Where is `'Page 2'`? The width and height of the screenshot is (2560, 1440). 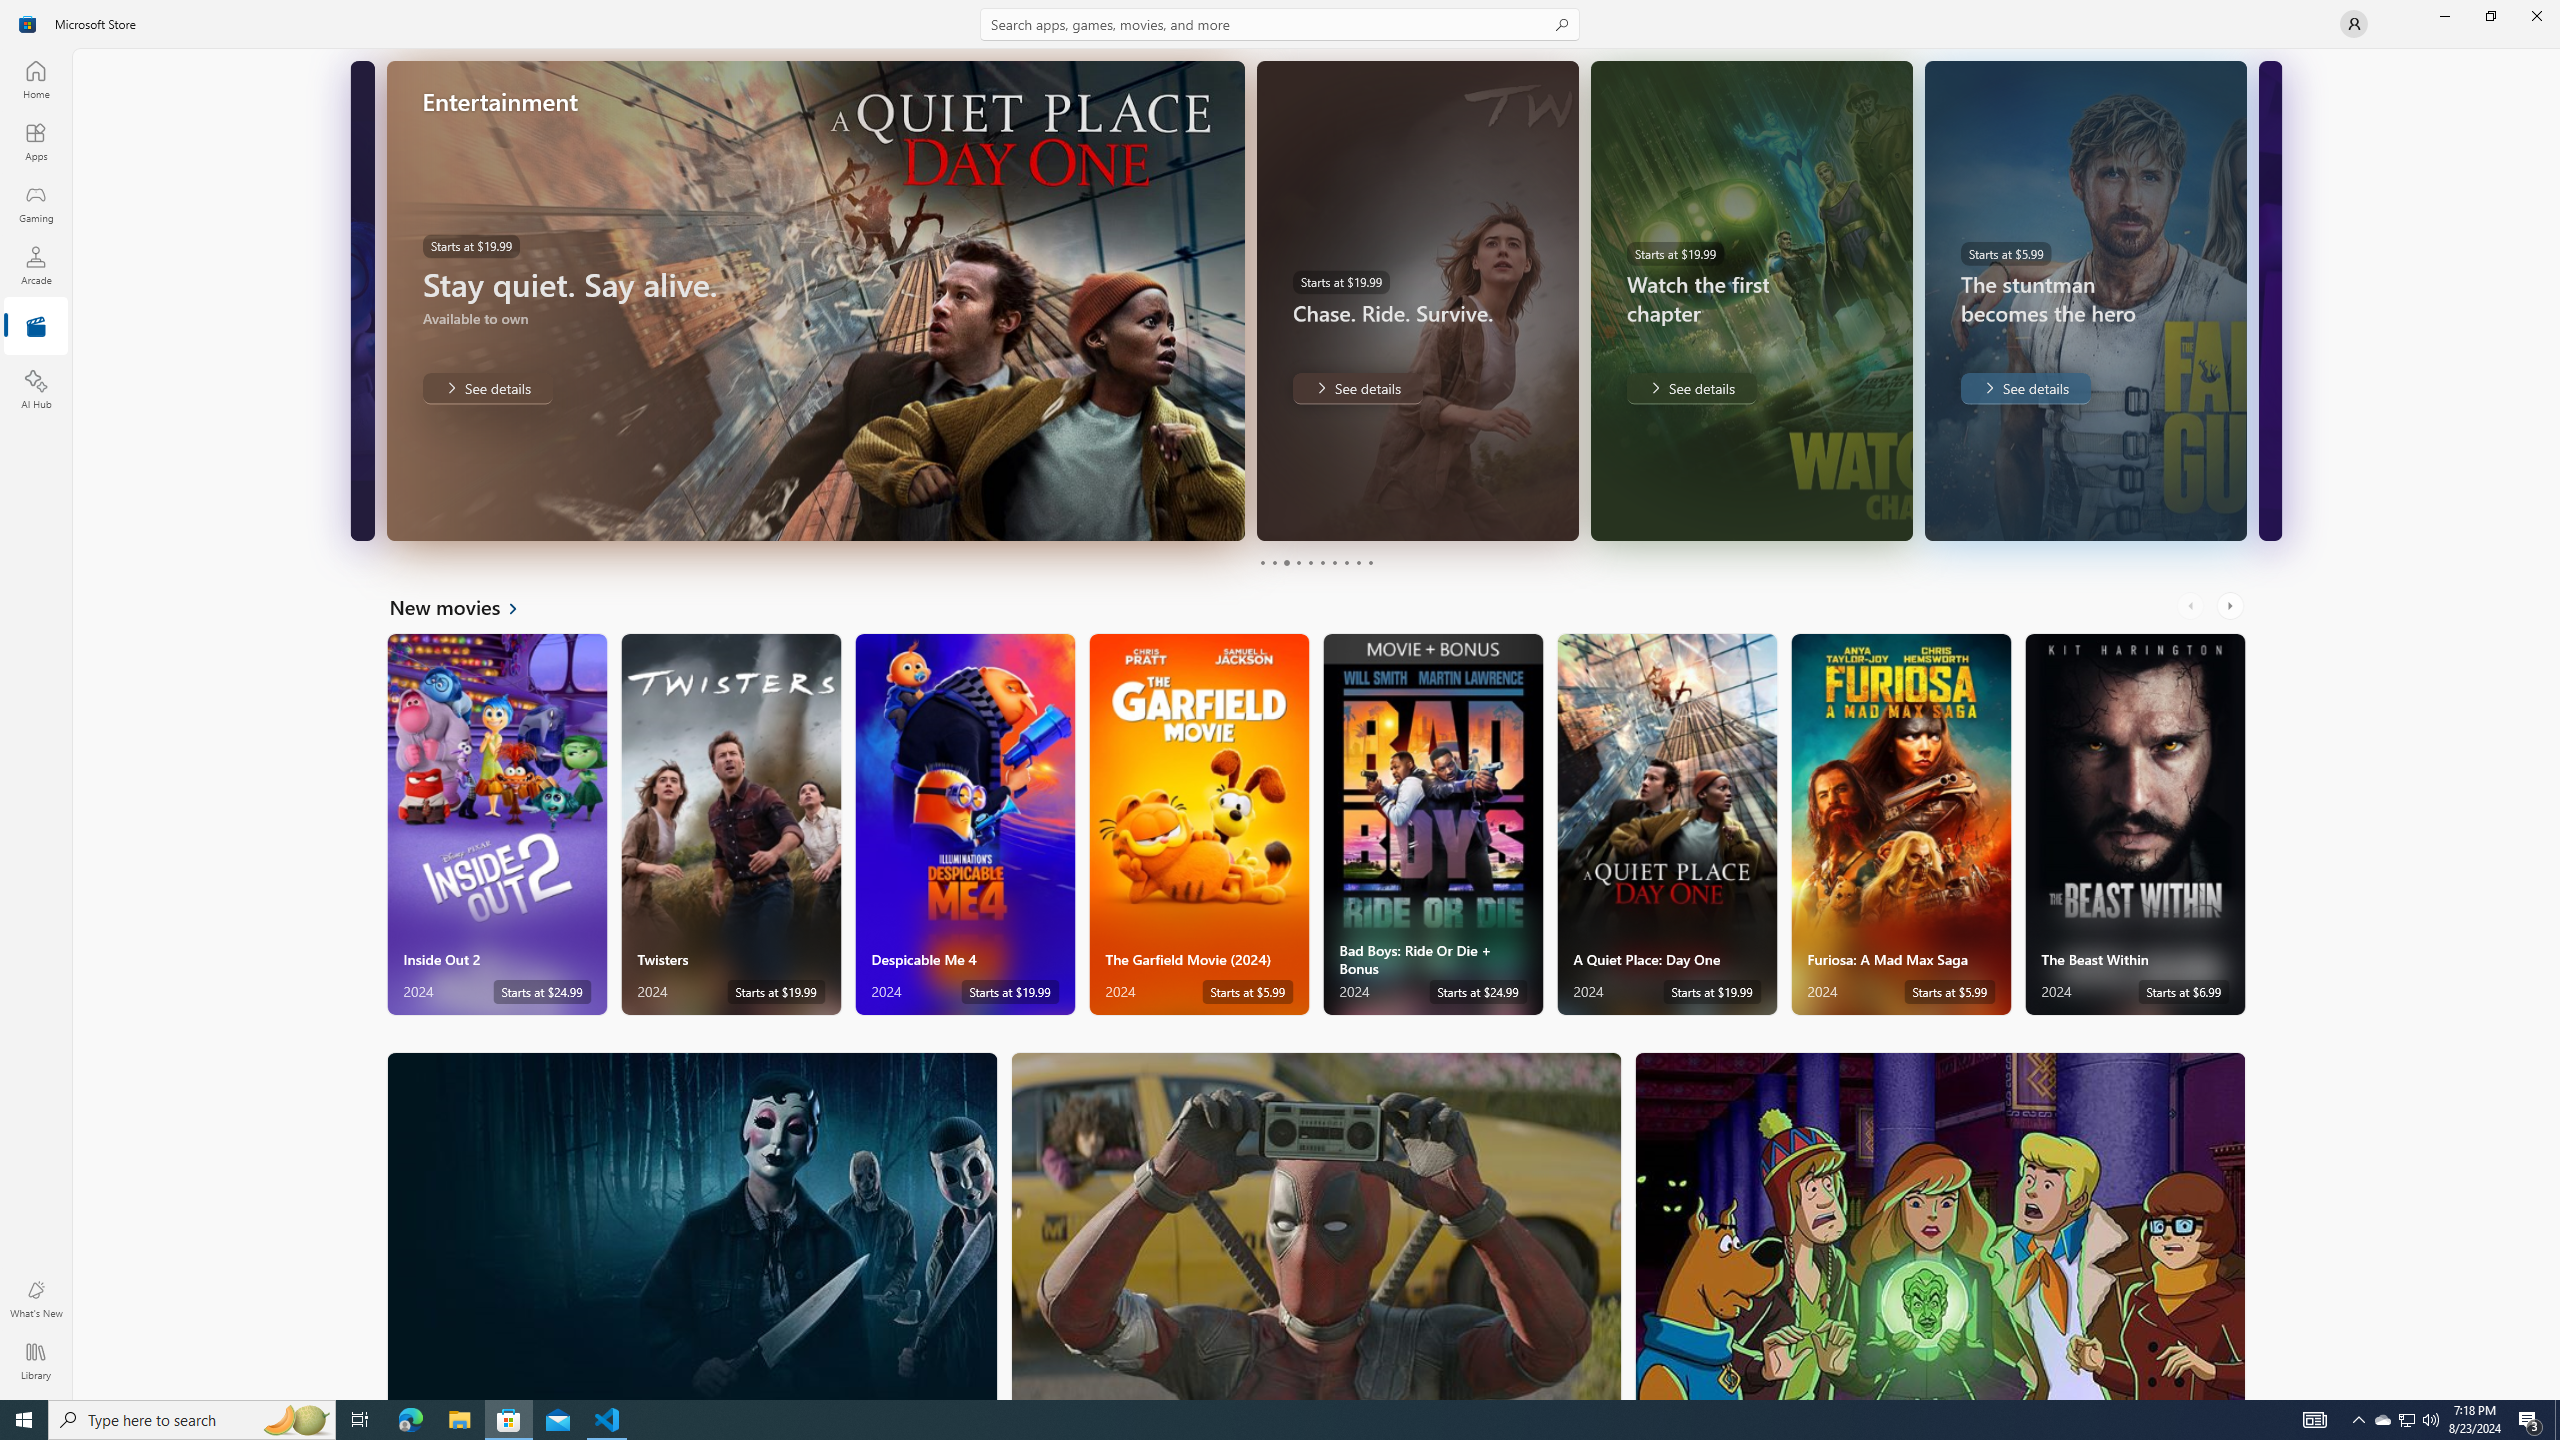
'Page 2' is located at coordinates (1272, 562).